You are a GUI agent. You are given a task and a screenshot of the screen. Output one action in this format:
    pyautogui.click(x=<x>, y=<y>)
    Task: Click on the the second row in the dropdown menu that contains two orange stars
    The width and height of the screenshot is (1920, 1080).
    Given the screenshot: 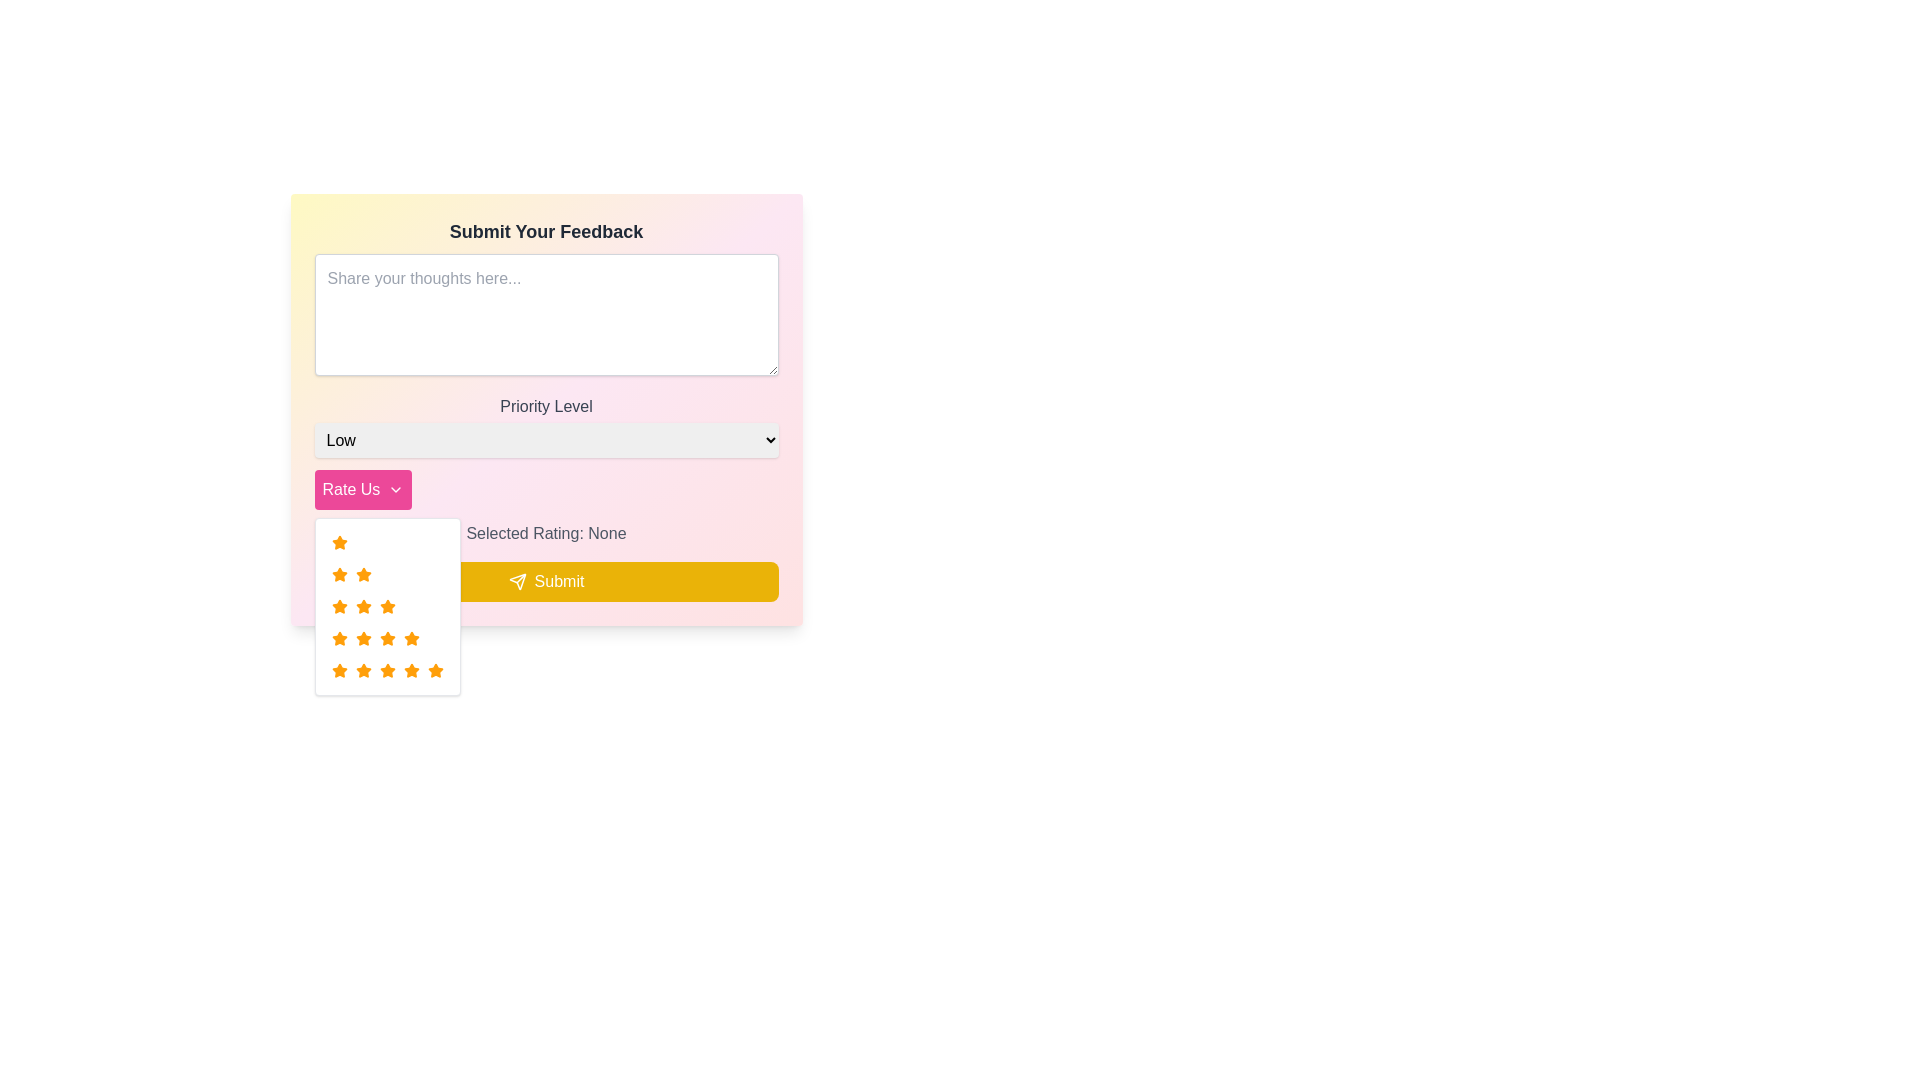 What is the action you would take?
    pyautogui.click(x=387, y=574)
    